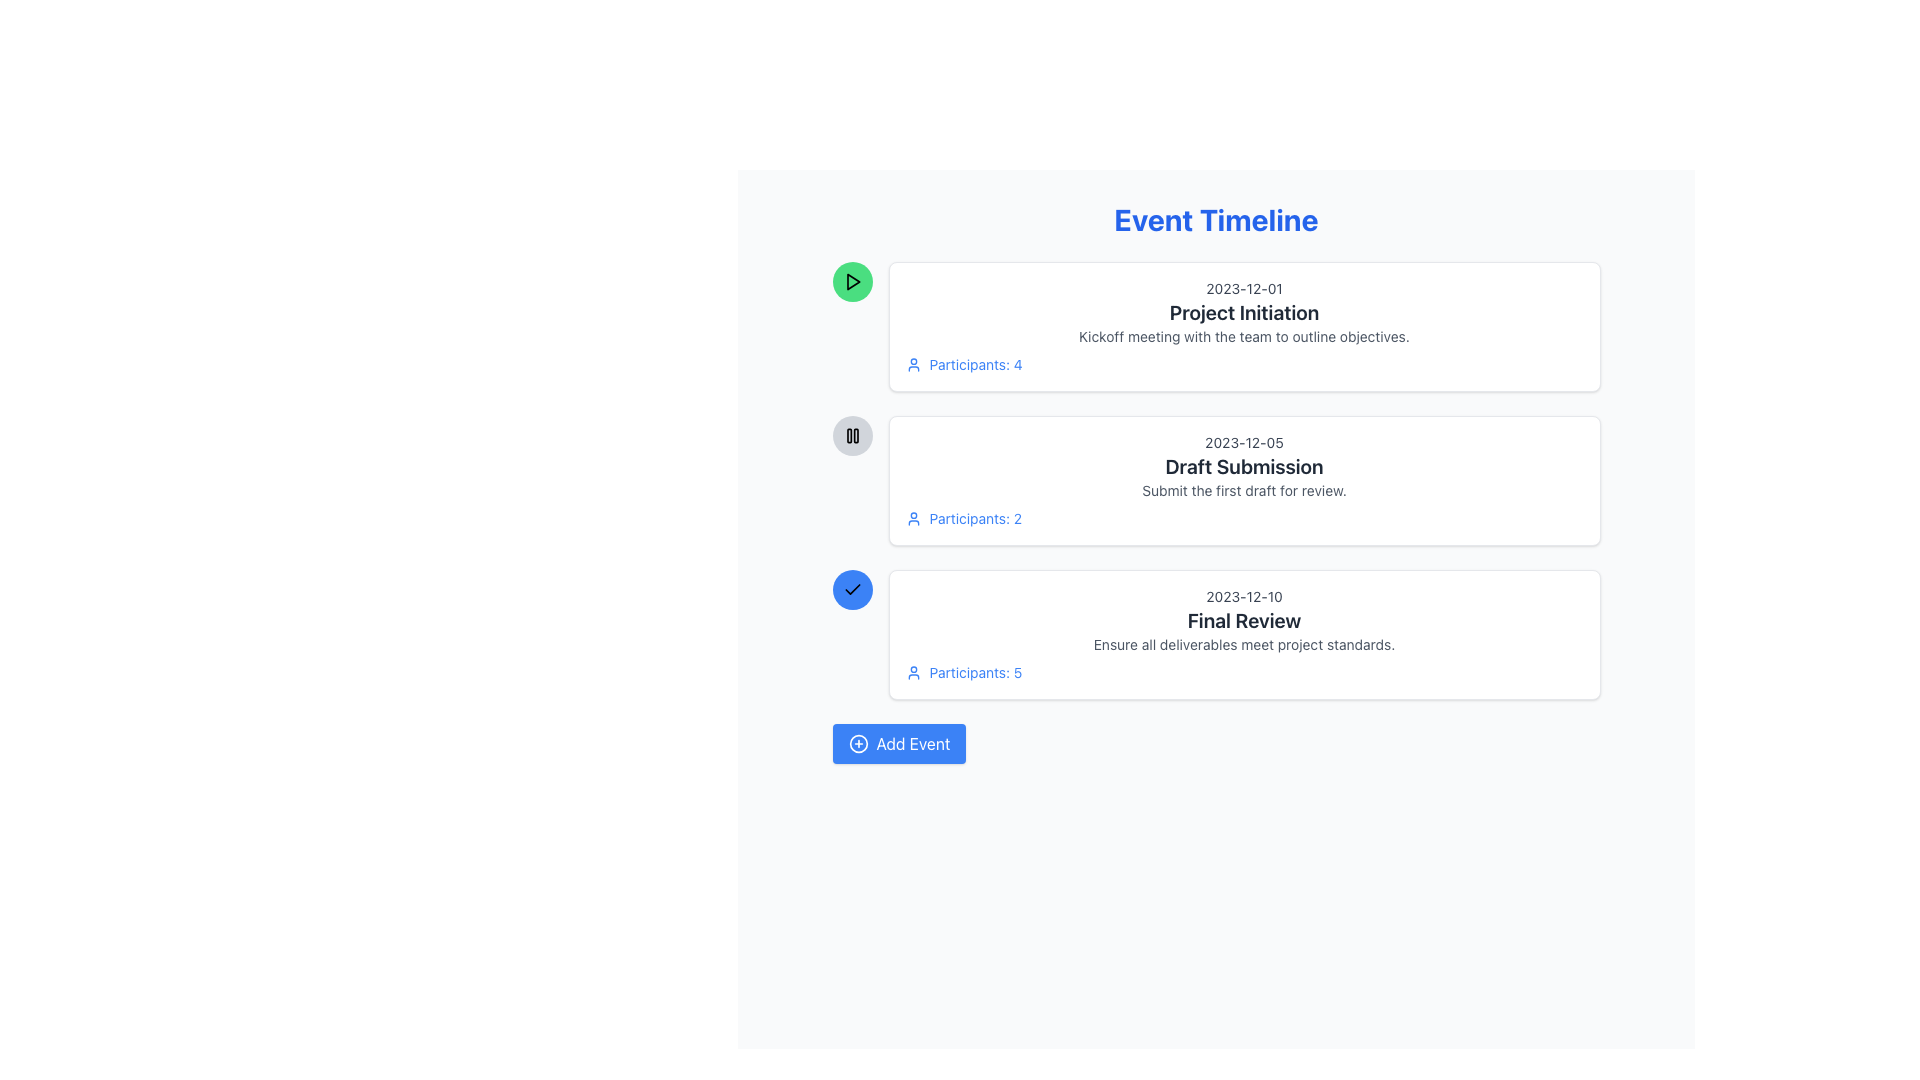 The width and height of the screenshot is (1920, 1080). I want to click on the third event entry card, so click(1243, 635).